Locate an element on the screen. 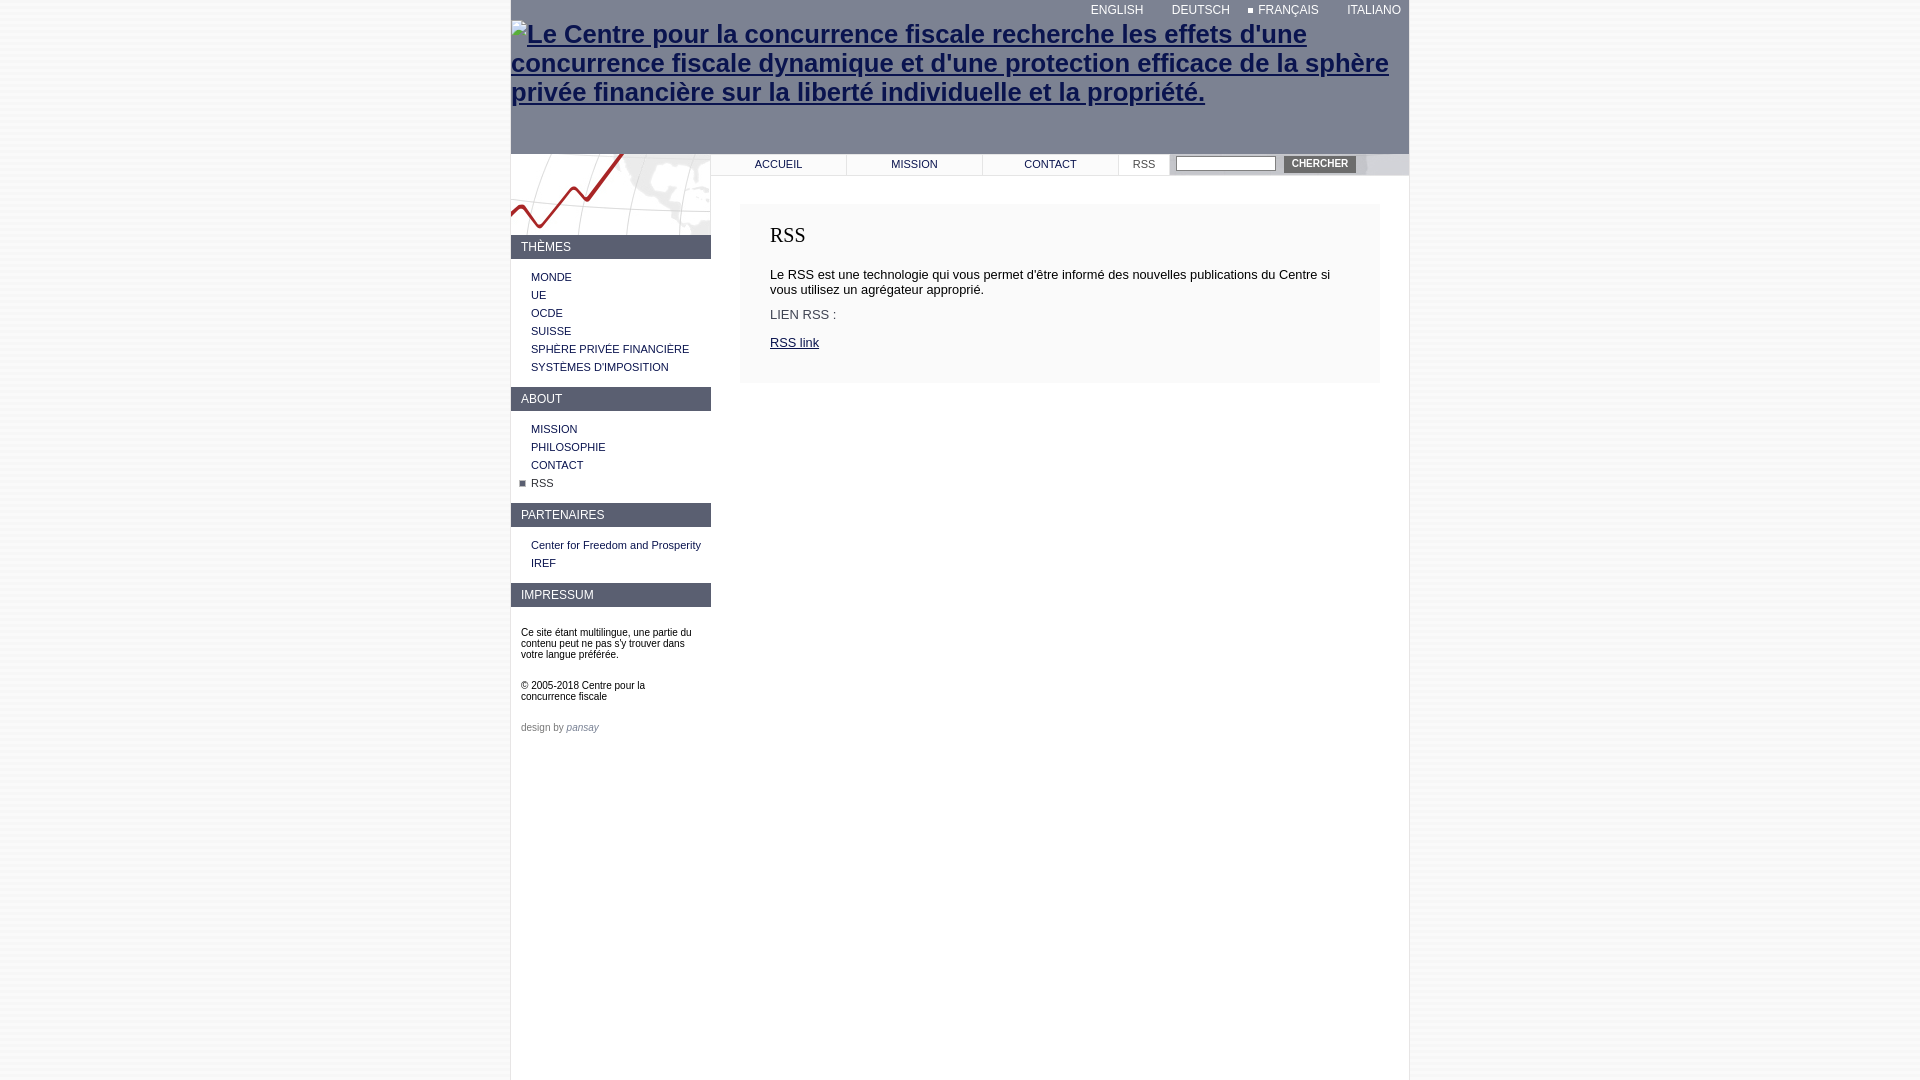 Image resolution: width=1920 pixels, height=1080 pixels. 'pansay' is located at coordinates (581, 727).